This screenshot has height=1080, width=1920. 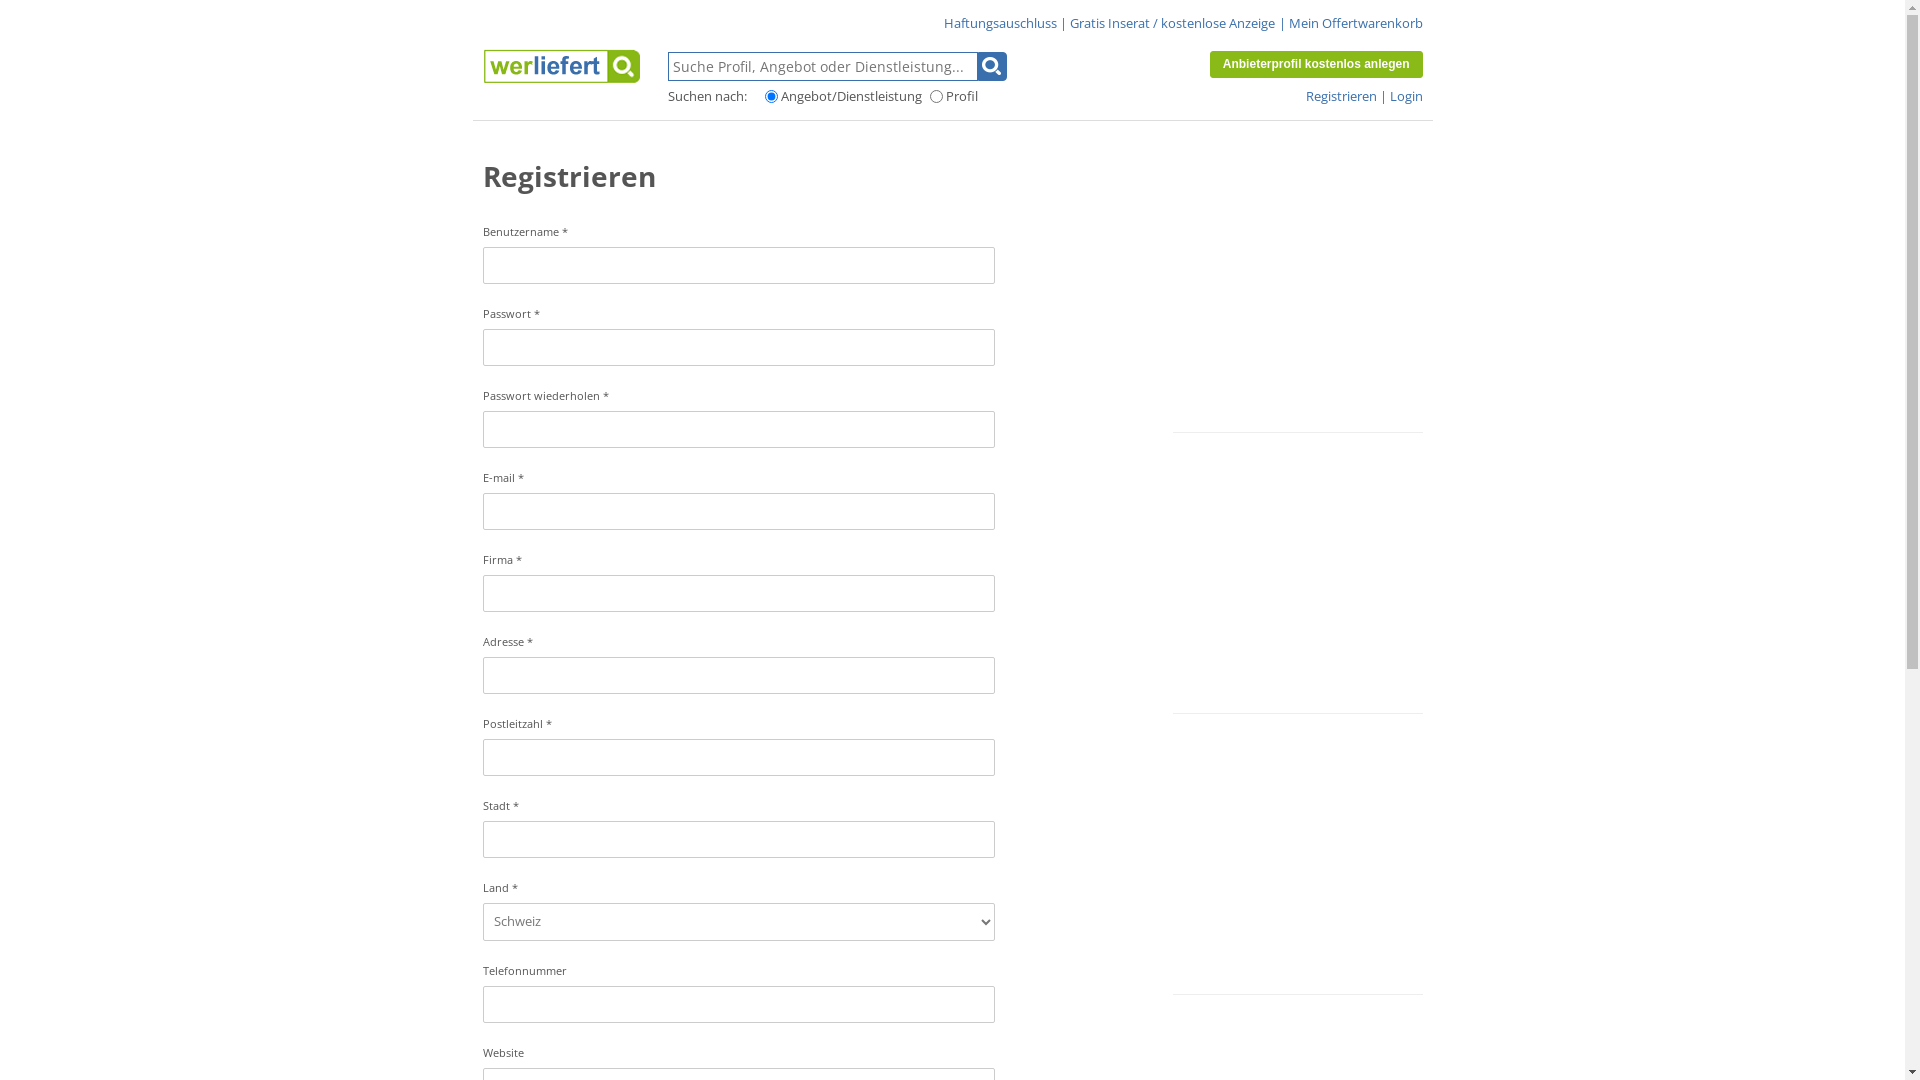 I want to click on 'Advertisement', so click(x=1296, y=853).